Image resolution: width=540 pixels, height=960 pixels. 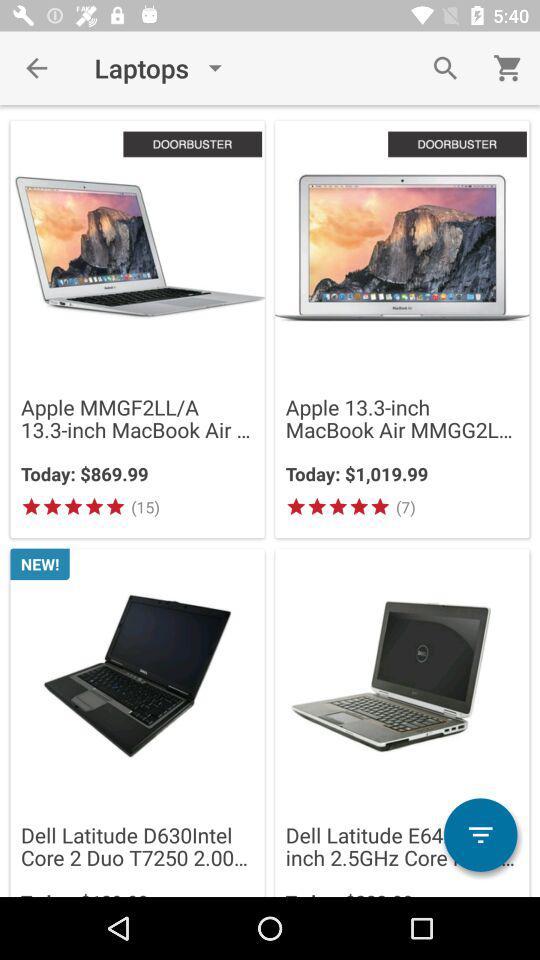 What do you see at coordinates (402, 329) in the screenshot?
I see `theimage which is on the top right corner` at bounding box center [402, 329].